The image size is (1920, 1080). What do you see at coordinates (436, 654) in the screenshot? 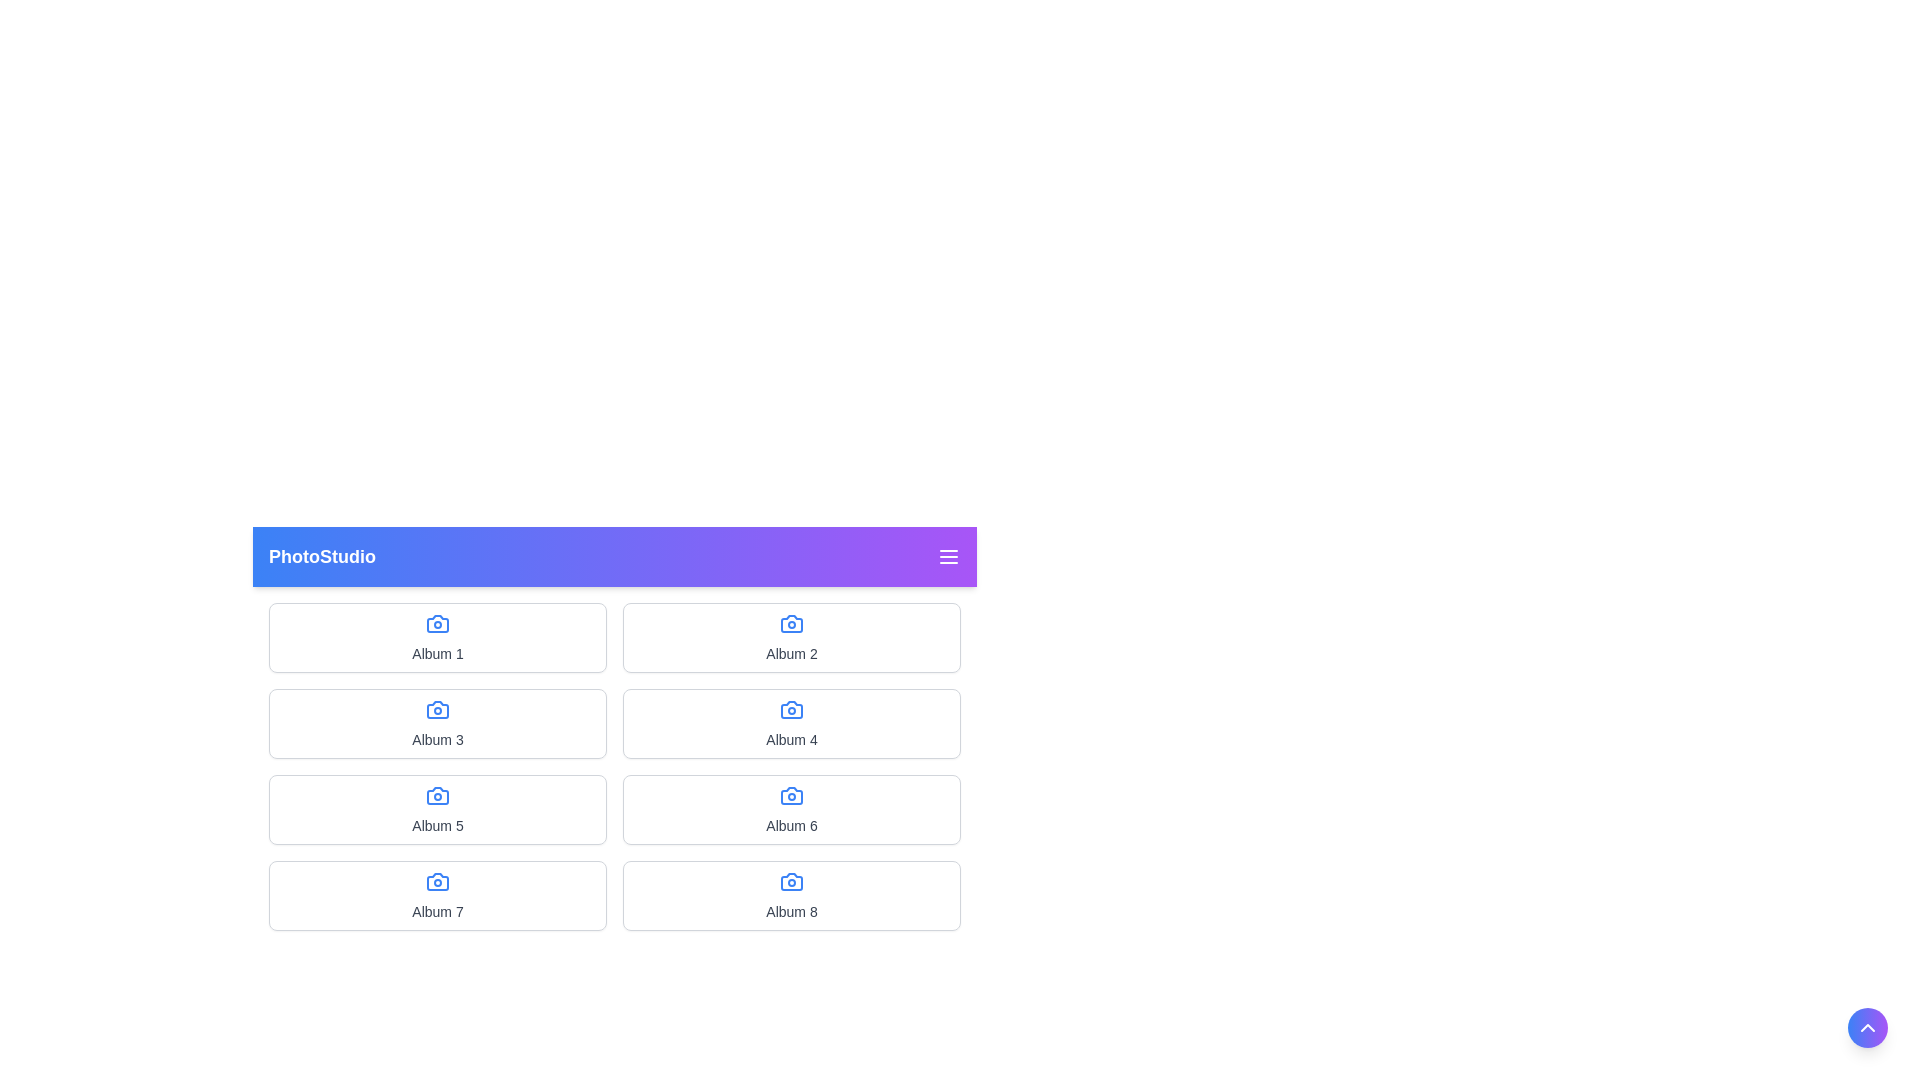
I see `description of the Text Label that identifies the associated album in the first card of the top row in the grid layout, located below the camera icon` at bounding box center [436, 654].